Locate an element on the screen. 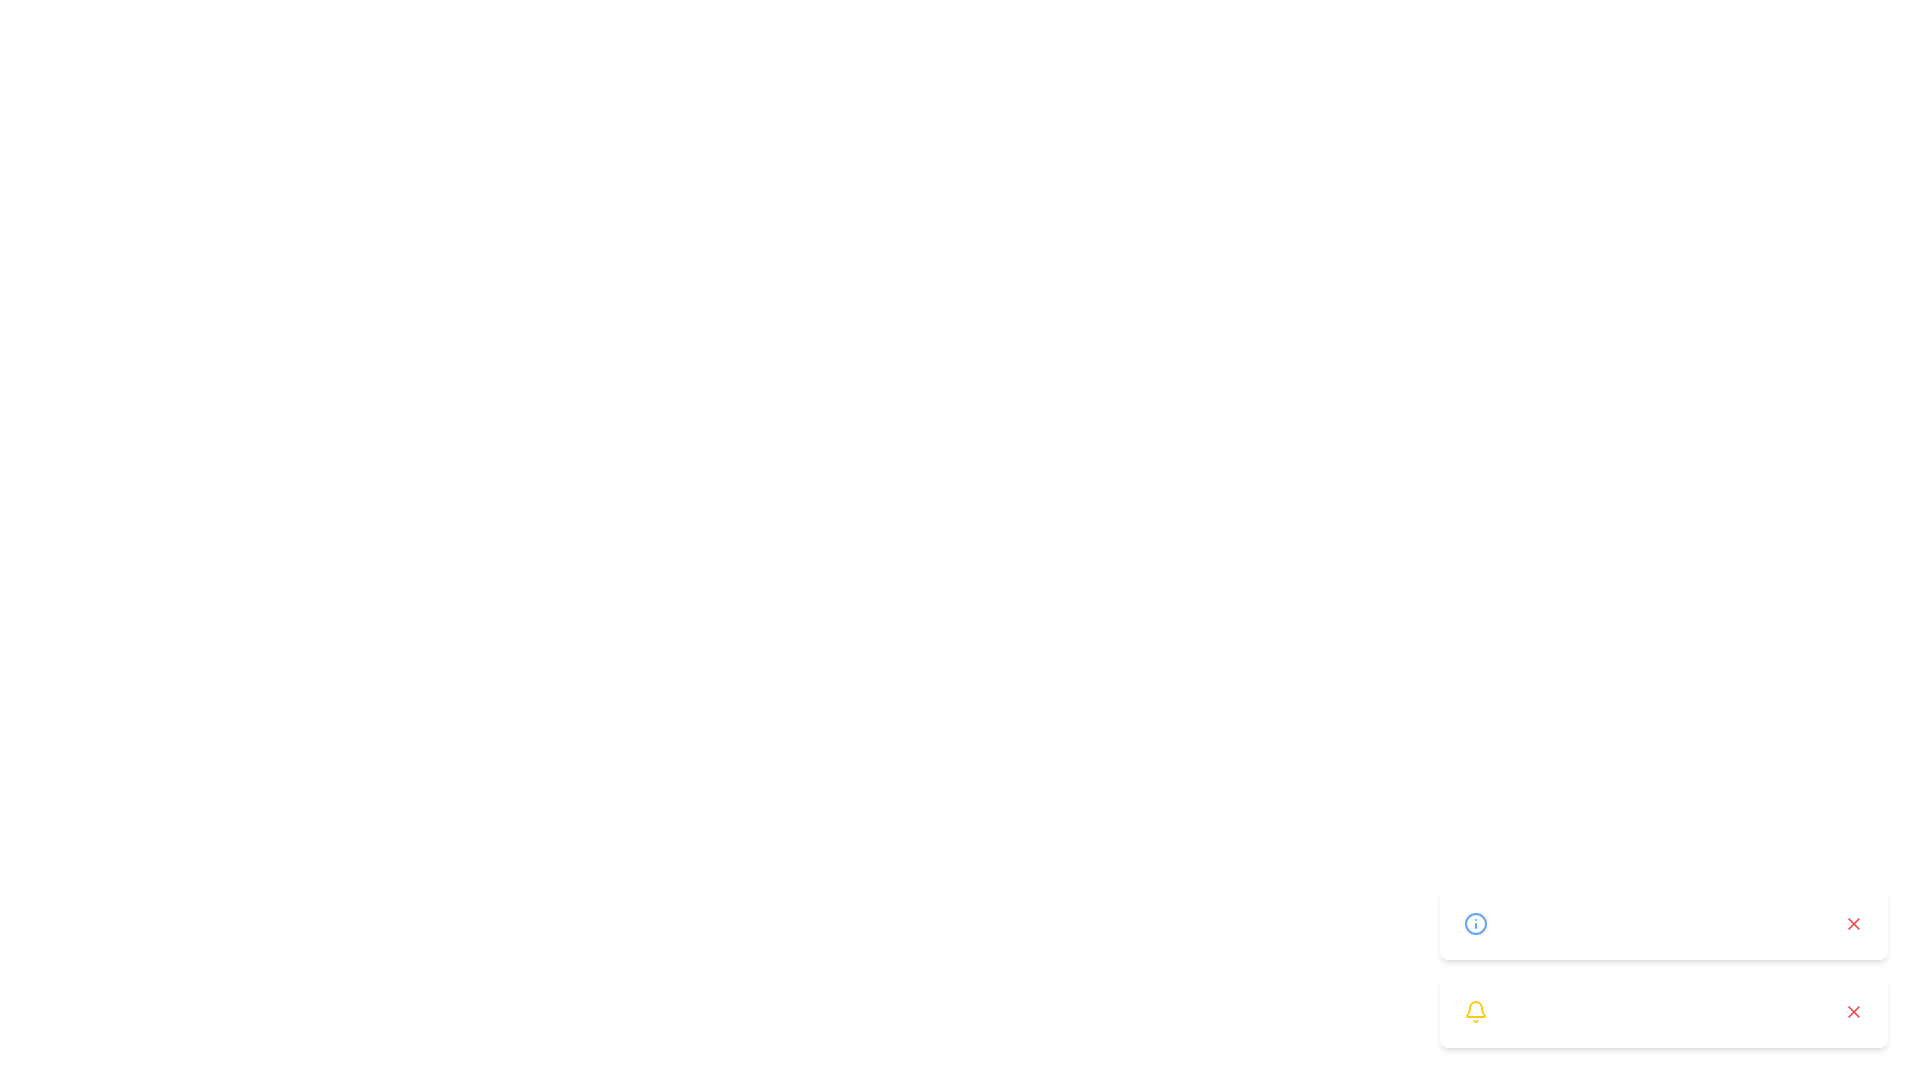 Image resolution: width=1920 pixels, height=1080 pixels. close button on the notification with message 'Unusual login attempt detected.' is located at coordinates (1852, 1011).